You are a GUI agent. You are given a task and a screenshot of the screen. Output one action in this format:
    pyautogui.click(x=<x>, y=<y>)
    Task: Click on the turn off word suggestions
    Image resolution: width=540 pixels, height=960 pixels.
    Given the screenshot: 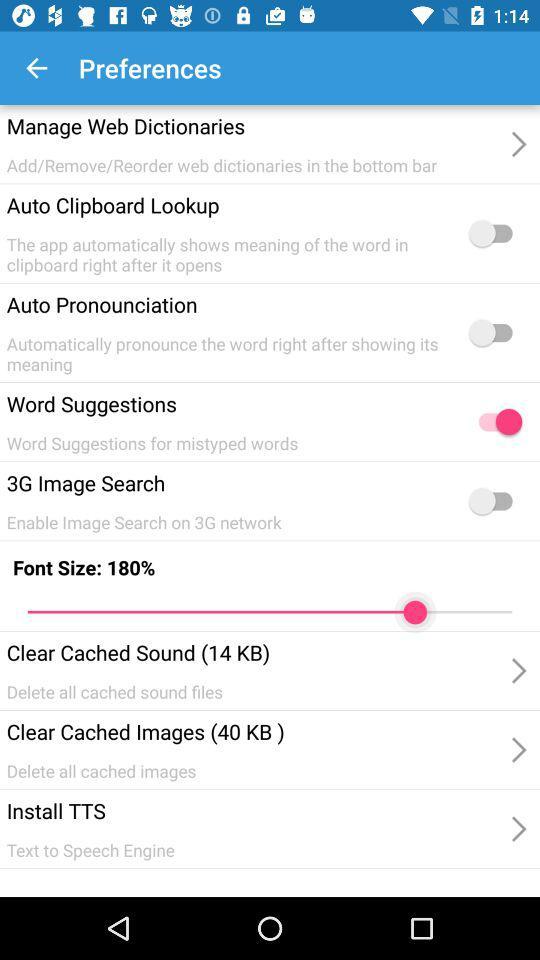 What is the action you would take?
    pyautogui.click(x=494, y=422)
    